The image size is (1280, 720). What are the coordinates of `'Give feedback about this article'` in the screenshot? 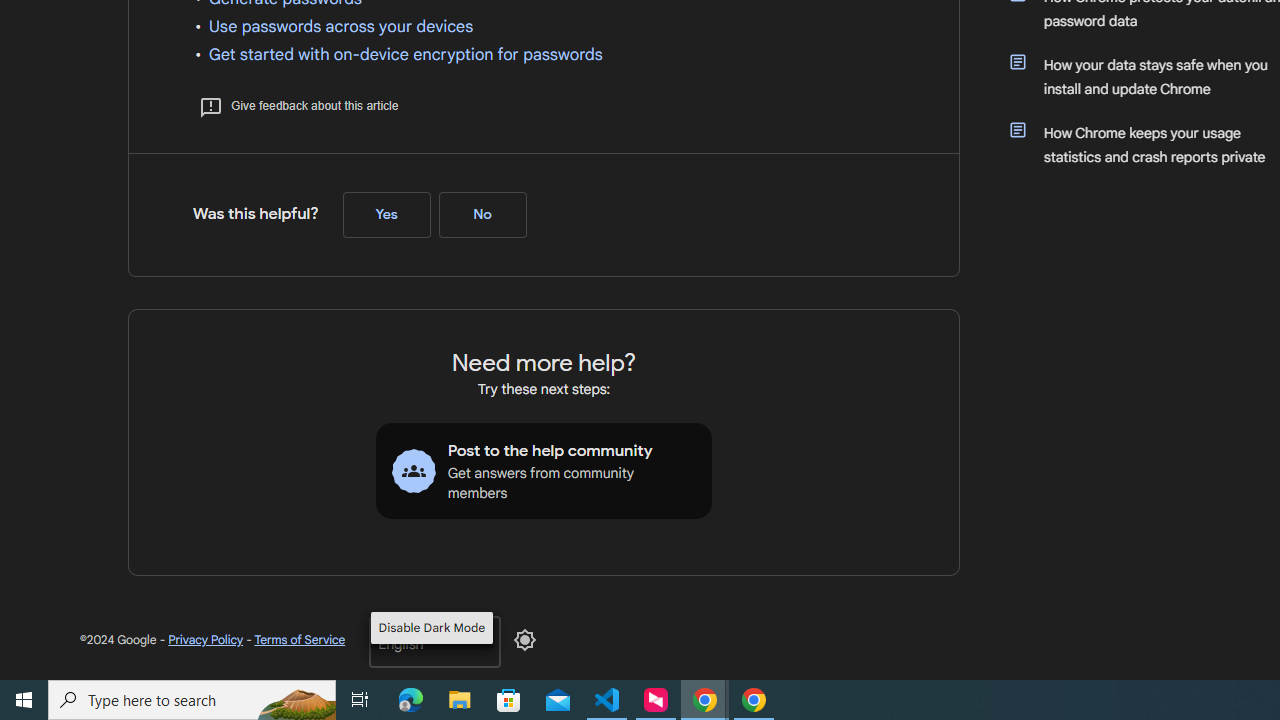 It's located at (297, 105).